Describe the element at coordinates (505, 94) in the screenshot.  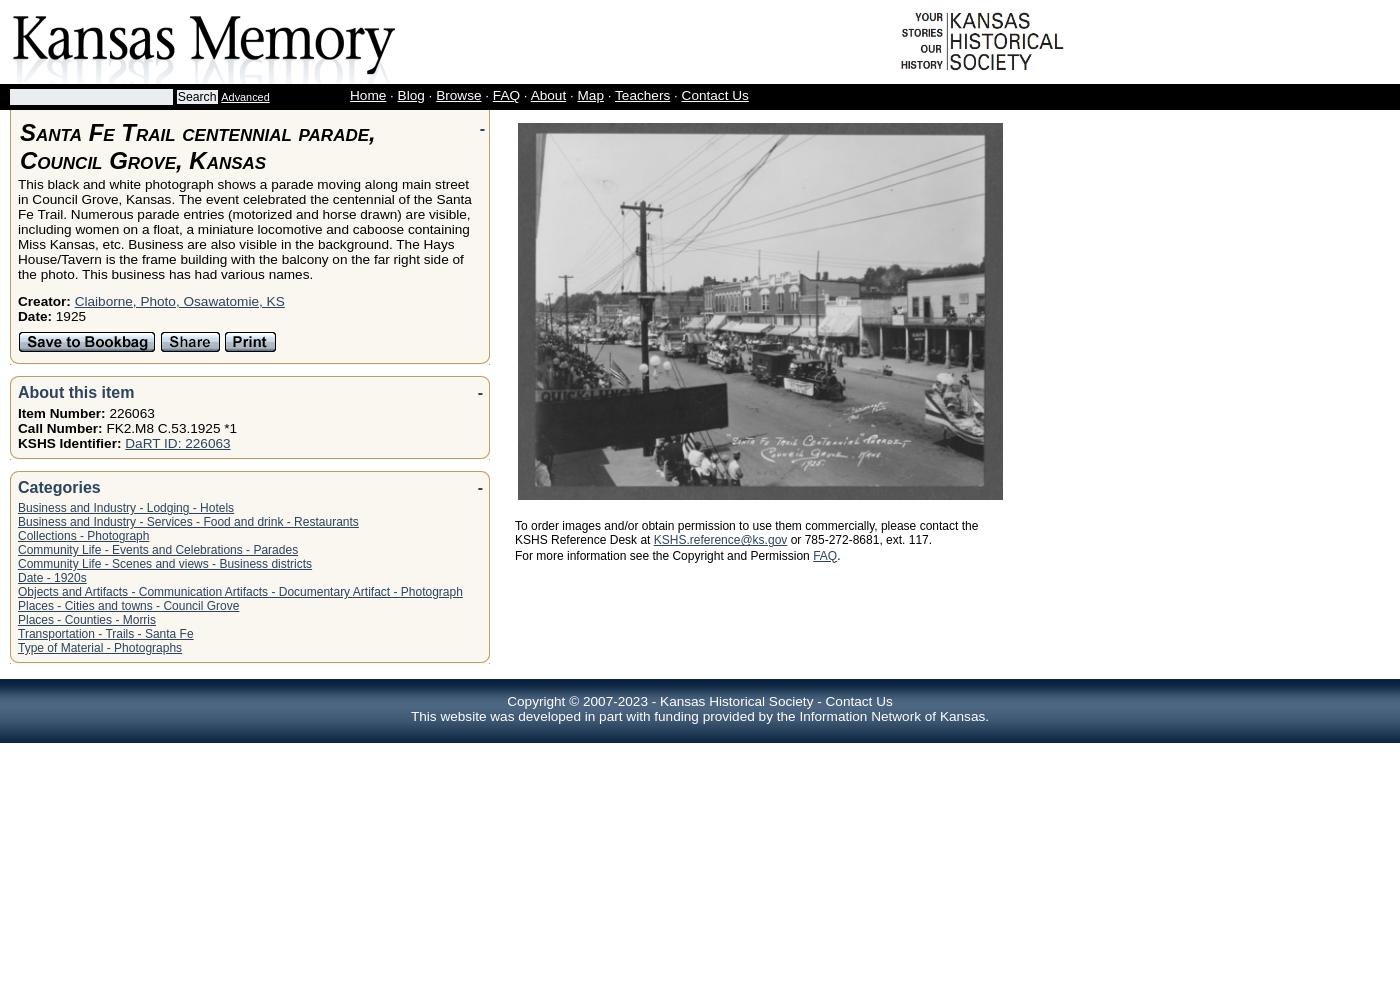
I see `'FAQ'` at that location.